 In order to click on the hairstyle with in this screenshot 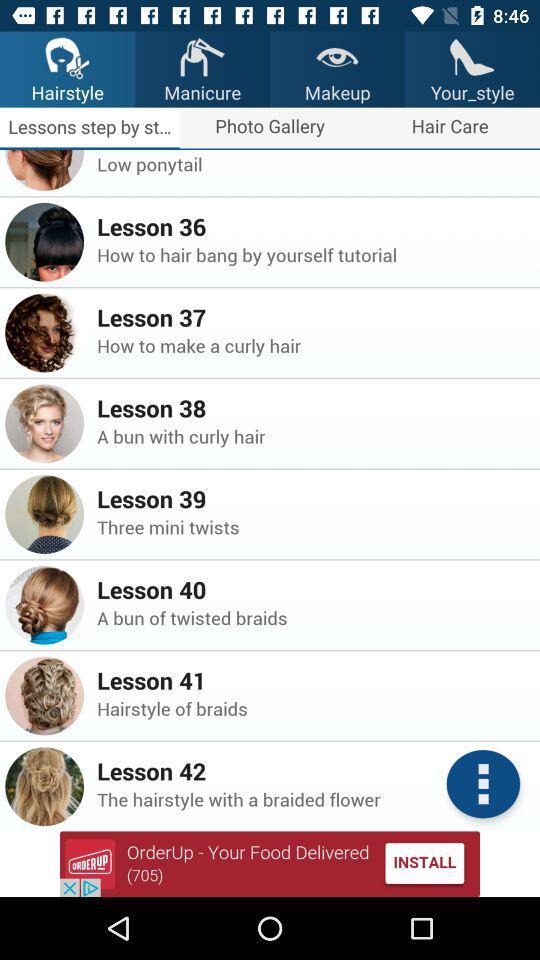, I will do `click(312, 799)`.